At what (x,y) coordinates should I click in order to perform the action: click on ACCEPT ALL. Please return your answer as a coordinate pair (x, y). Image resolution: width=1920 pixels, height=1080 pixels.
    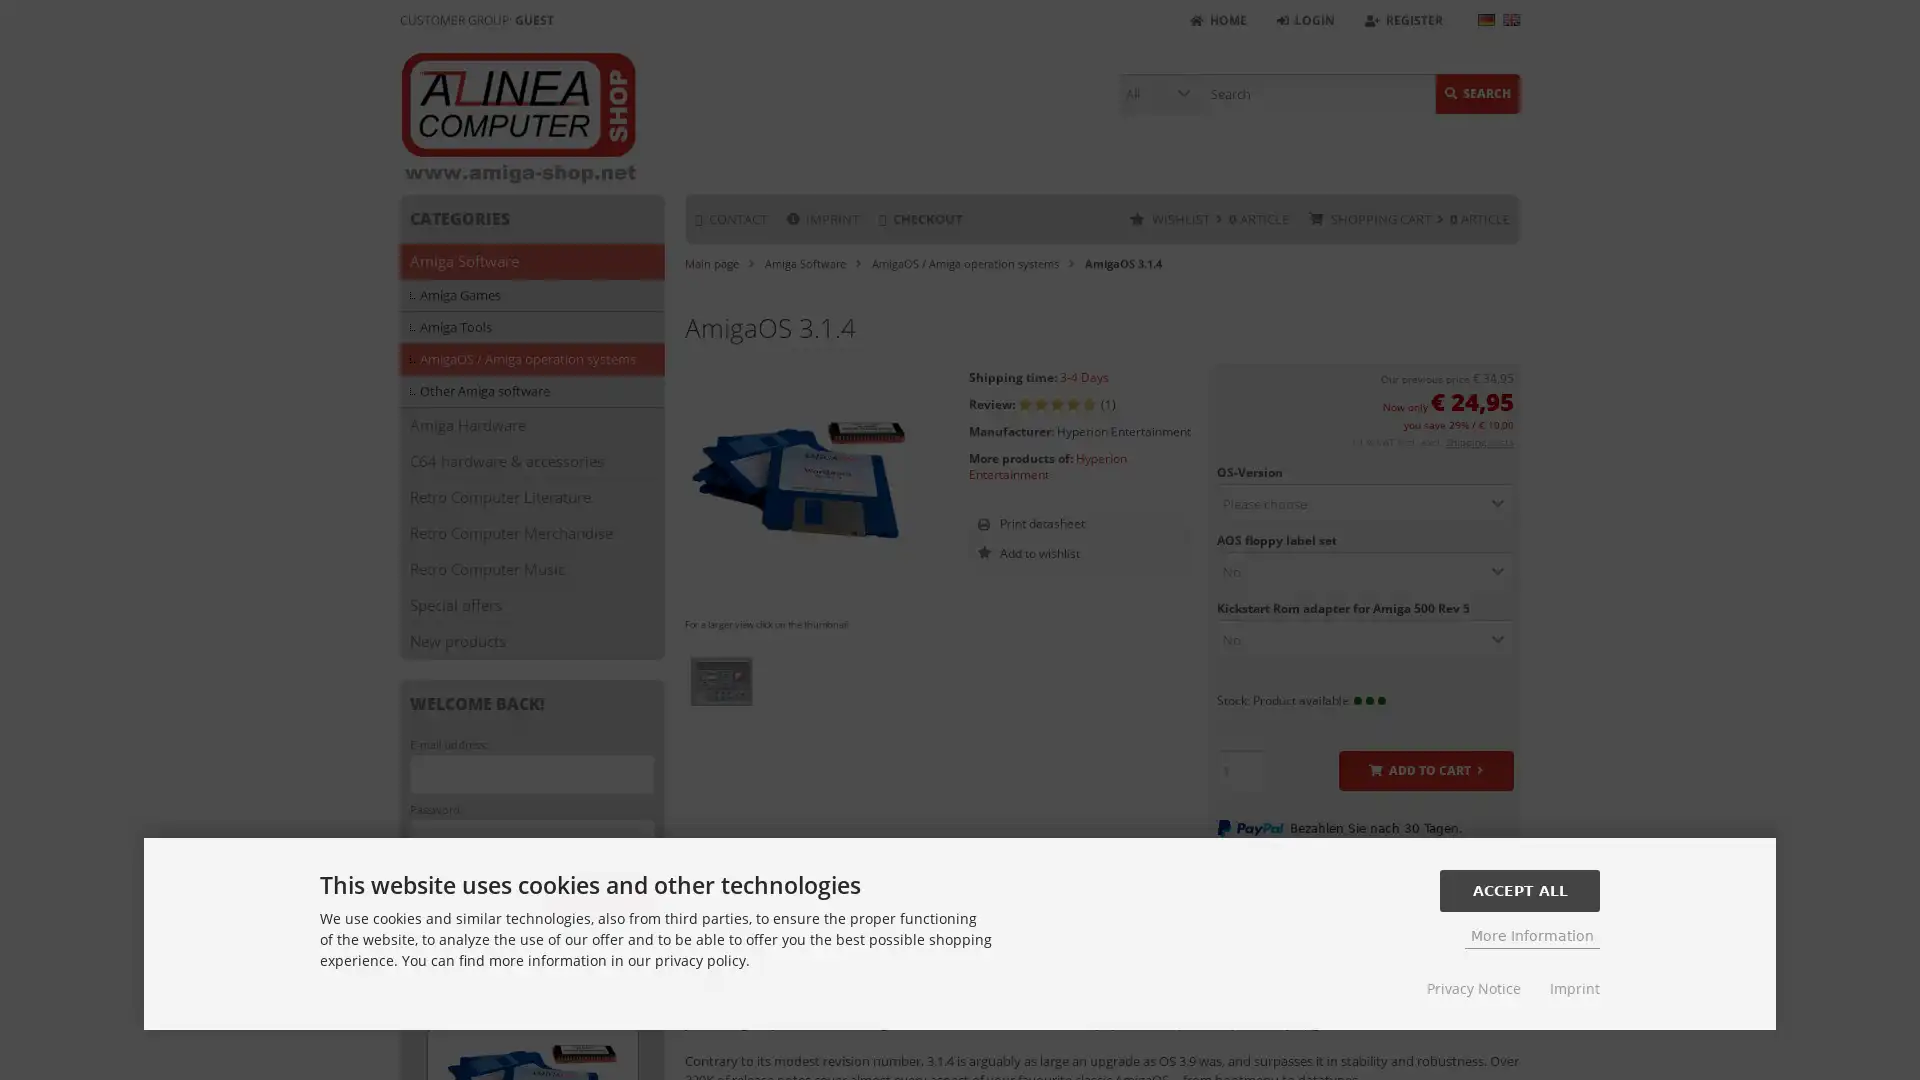
    Looking at the image, I should click on (1520, 889).